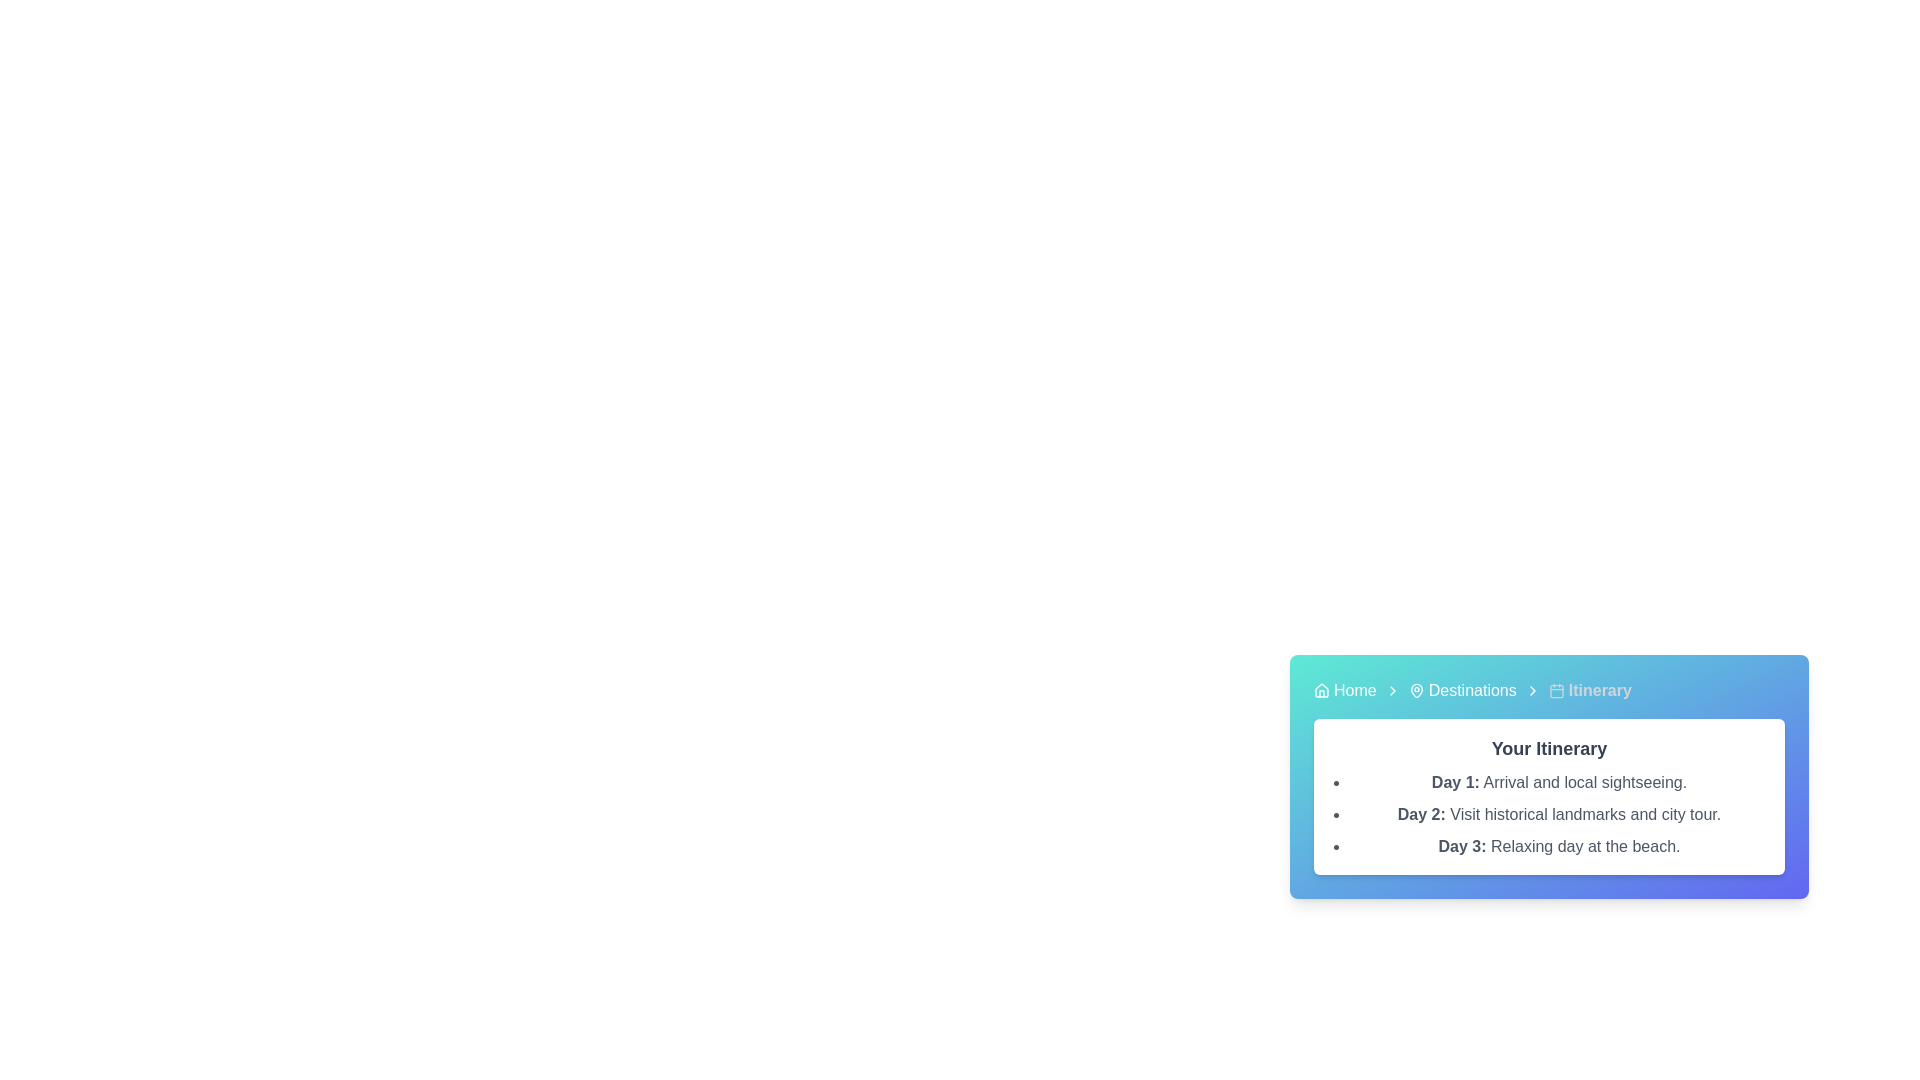 This screenshot has height=1080, width=1920. Describe the element at coordinates (1321, 689) in the screenshot. I see `the 'Home' icon in the breadcrumb navigation, which serves as the starting point for the main page` at that location.